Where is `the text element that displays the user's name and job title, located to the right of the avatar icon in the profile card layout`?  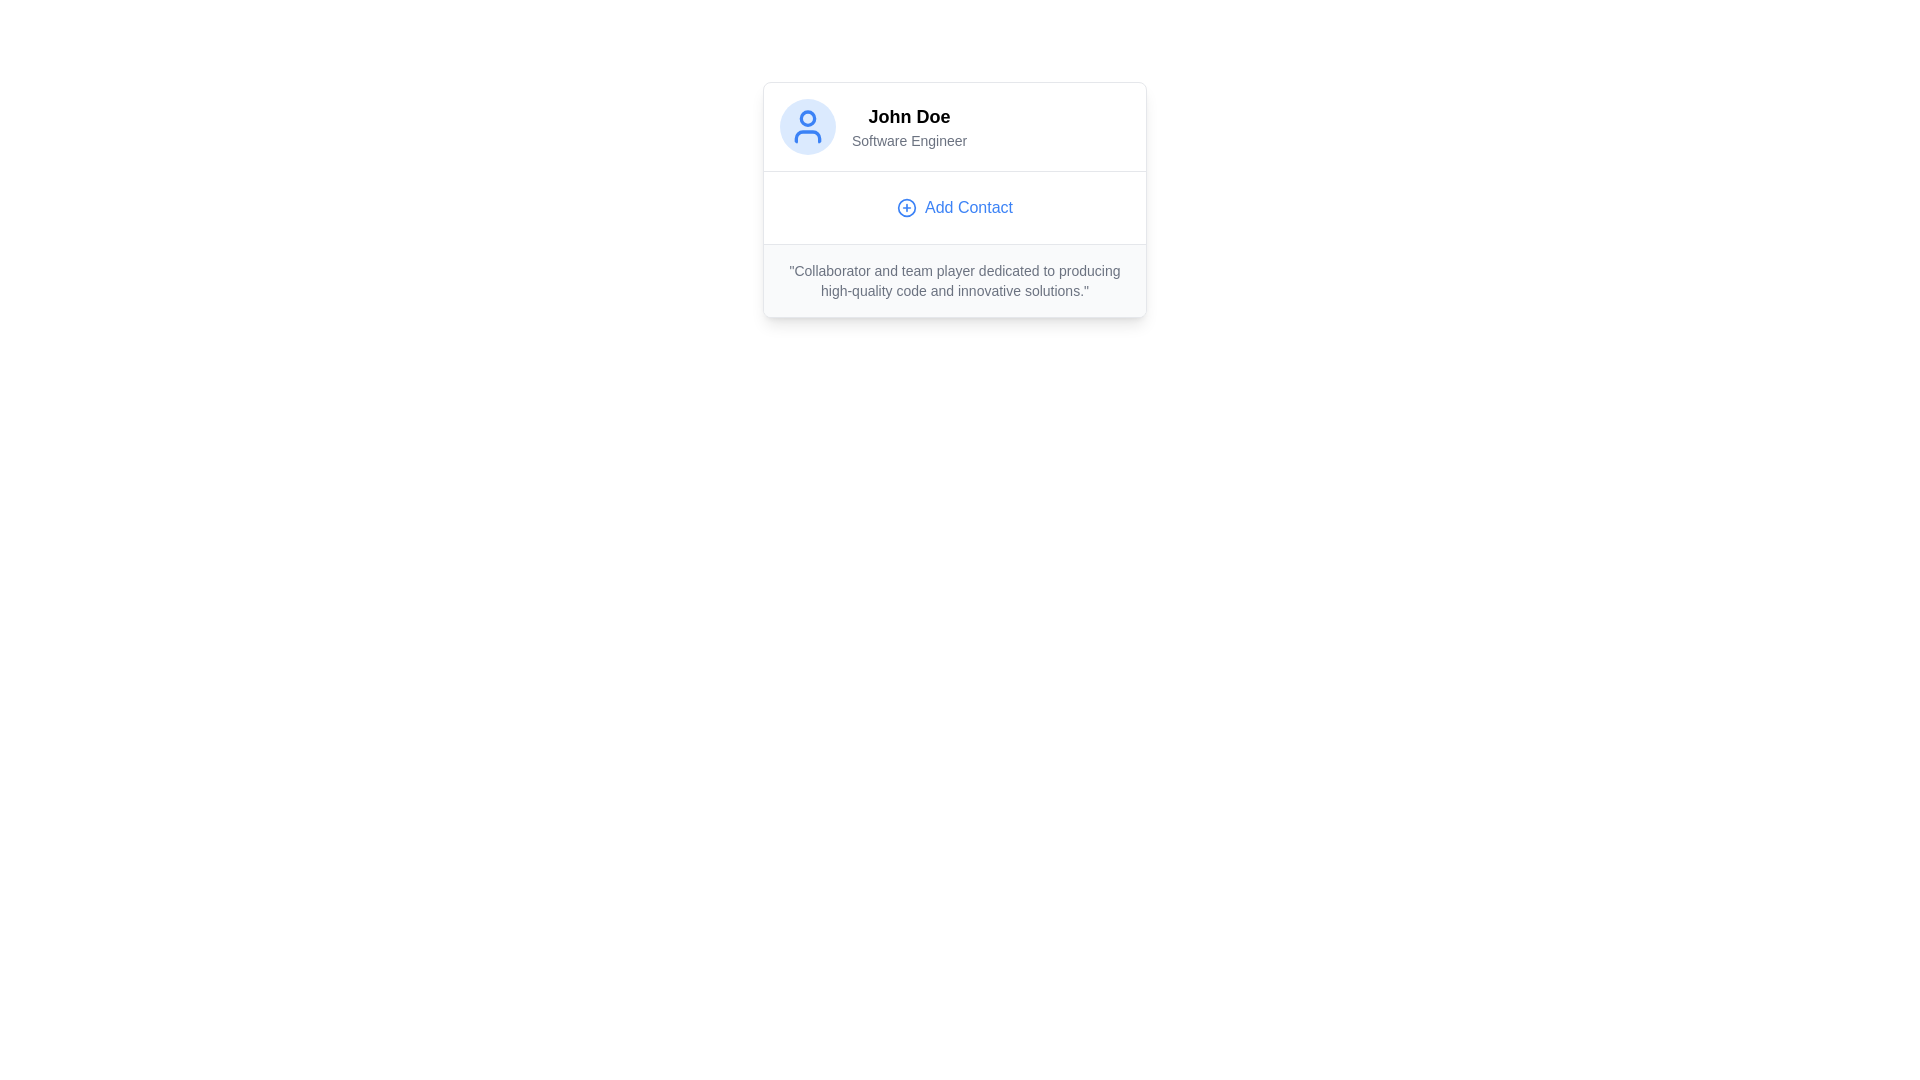
the text element that displays the user's name and job title, located to the right of the avatar icon in the profile card layout is located at coordinates (908, 127).